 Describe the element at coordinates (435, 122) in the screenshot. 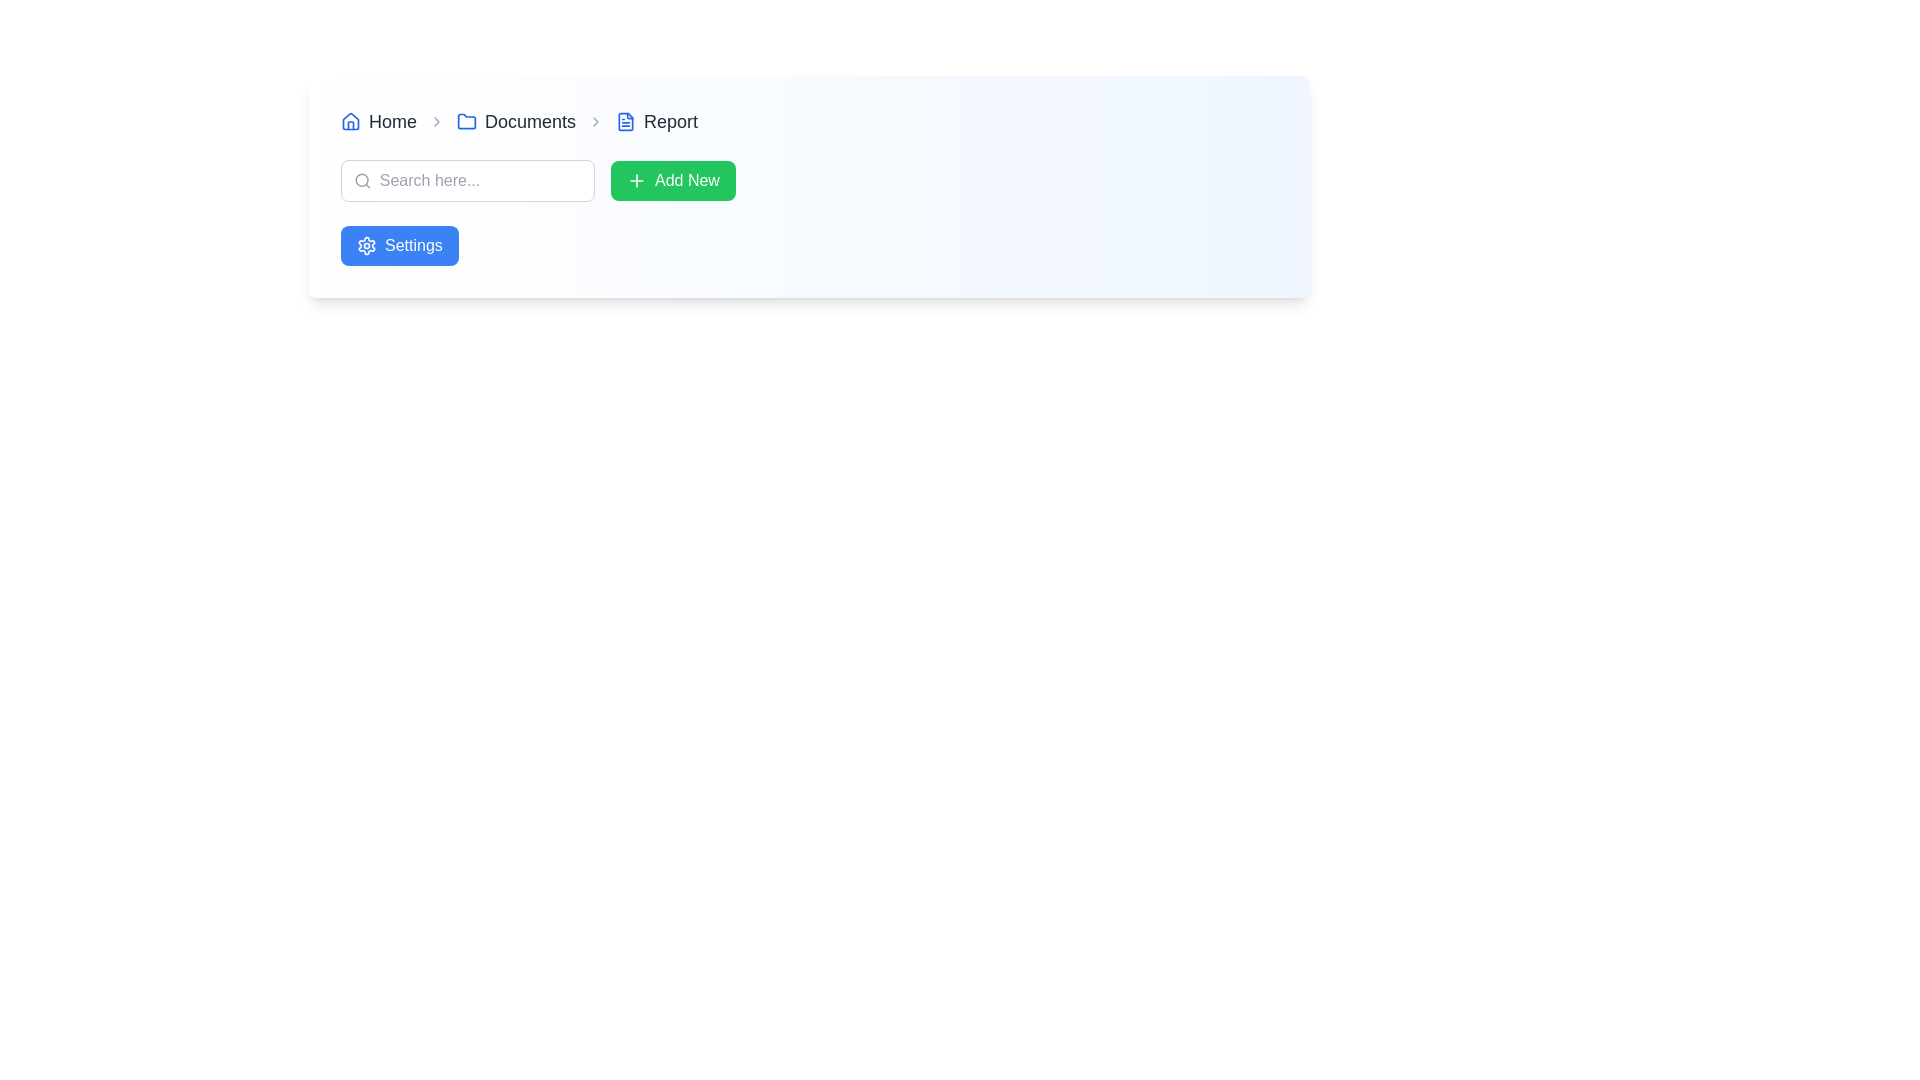

I see `the first chevron icon in the breadcrumb navigation, located to the right of the 'Home' text and icon, which indicates navigation between sections` at that location.